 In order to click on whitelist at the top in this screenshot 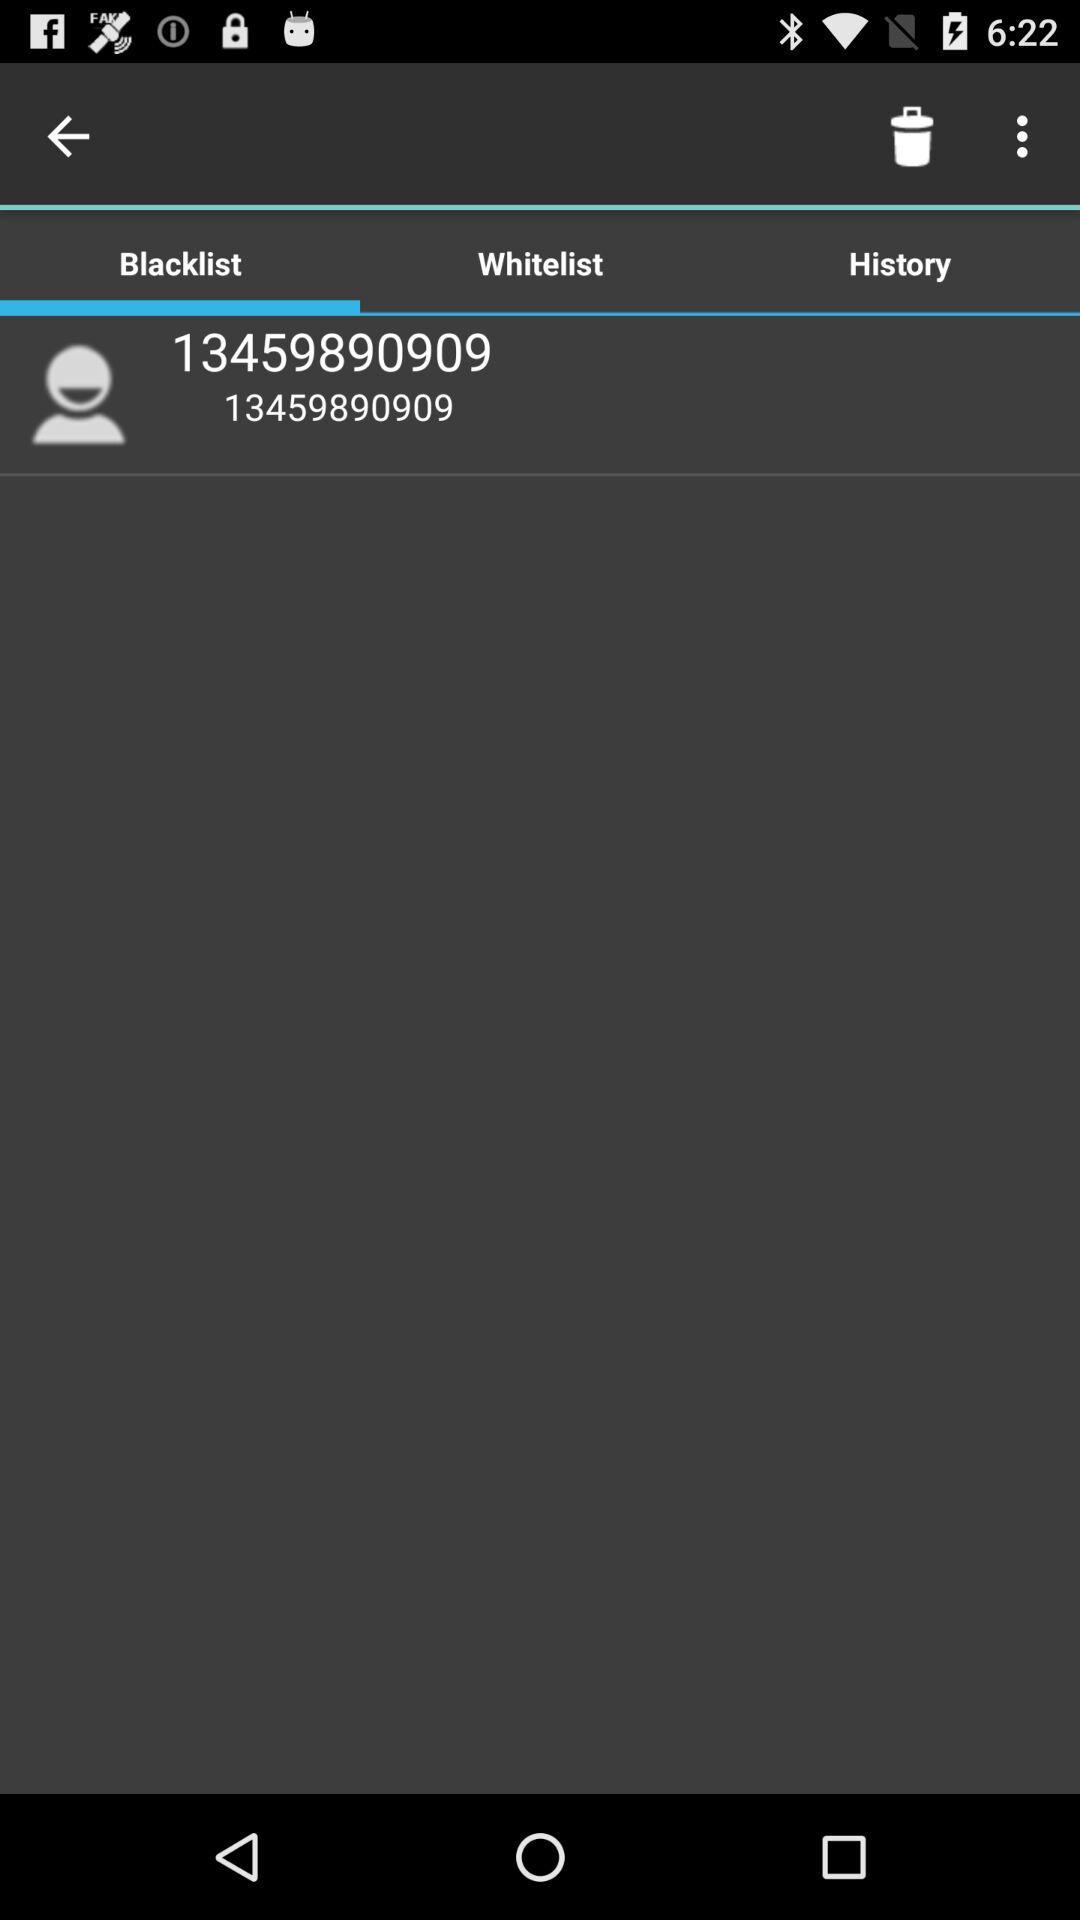, I will do `click(540, 261)`.